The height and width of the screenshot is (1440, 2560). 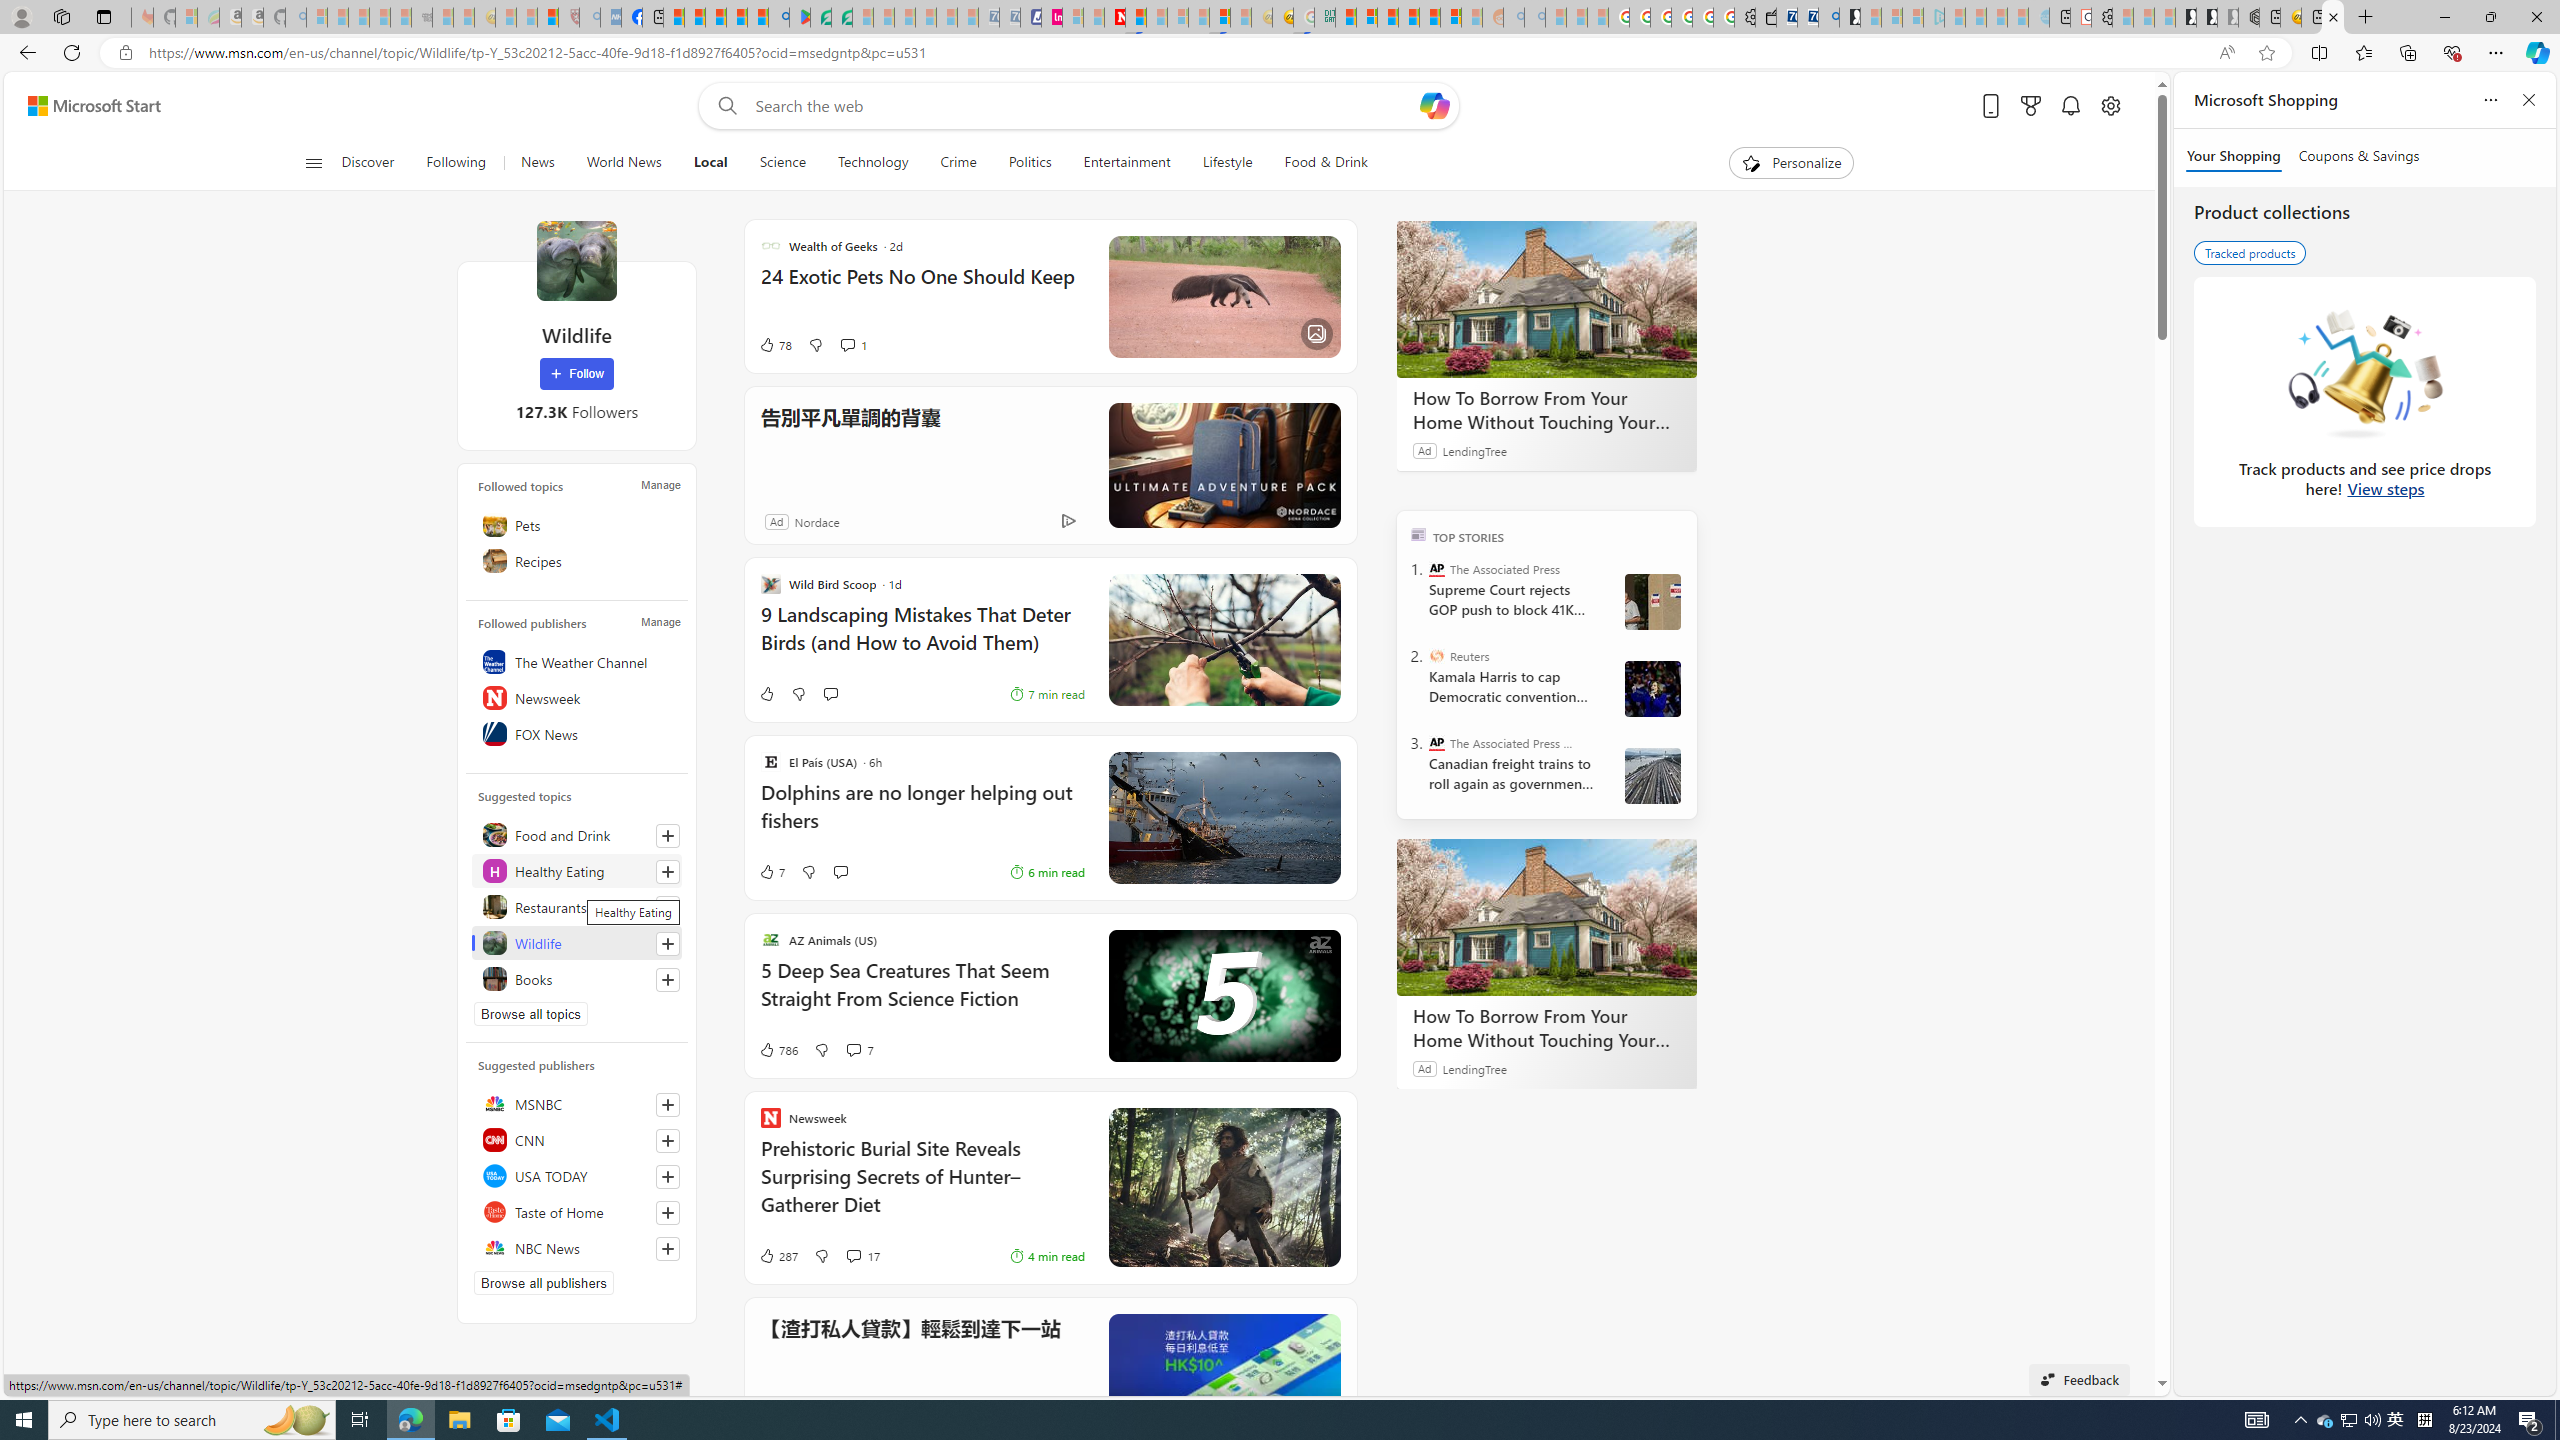 I want to click on 'The Associated Press - Business News', so click(x=1435, y=742).